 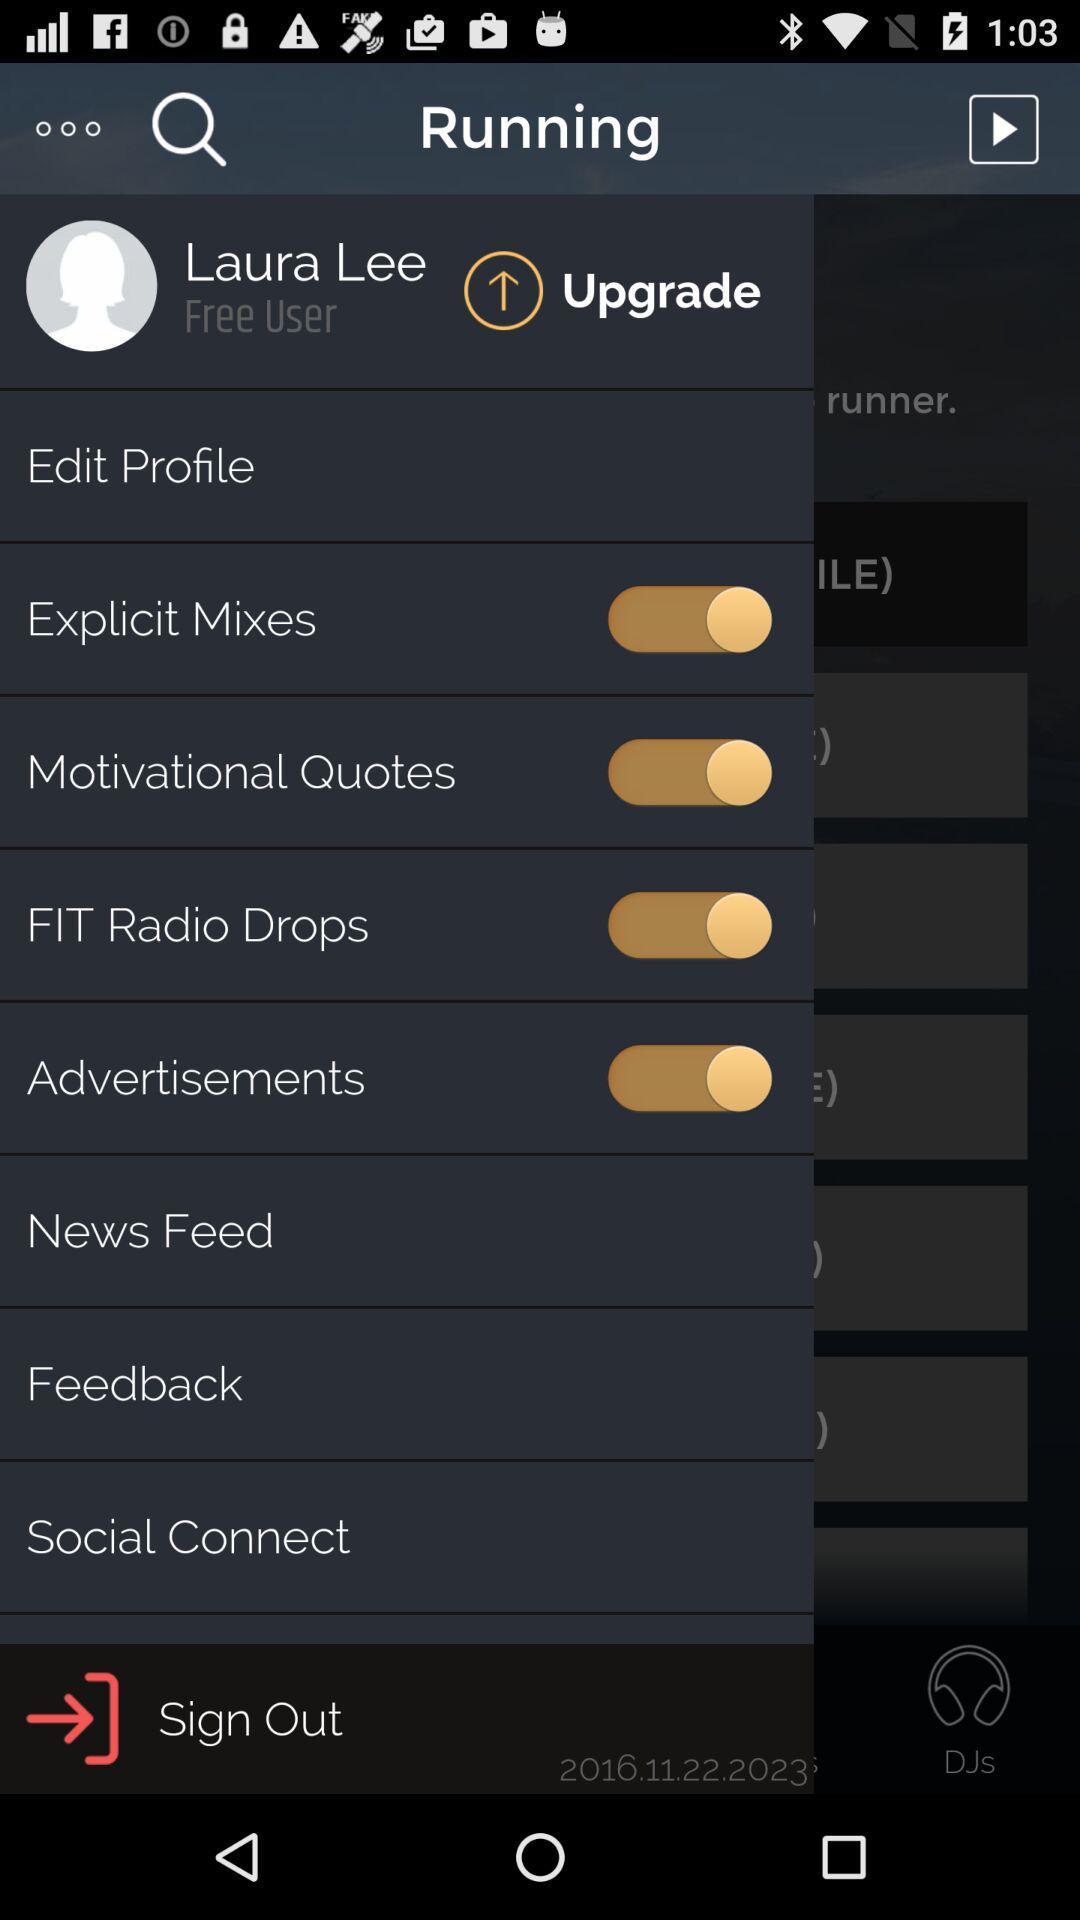 What do you see at coordinates (188, 136) in the screenshot?
I see `the search icon` at bounding box center [188, 136].